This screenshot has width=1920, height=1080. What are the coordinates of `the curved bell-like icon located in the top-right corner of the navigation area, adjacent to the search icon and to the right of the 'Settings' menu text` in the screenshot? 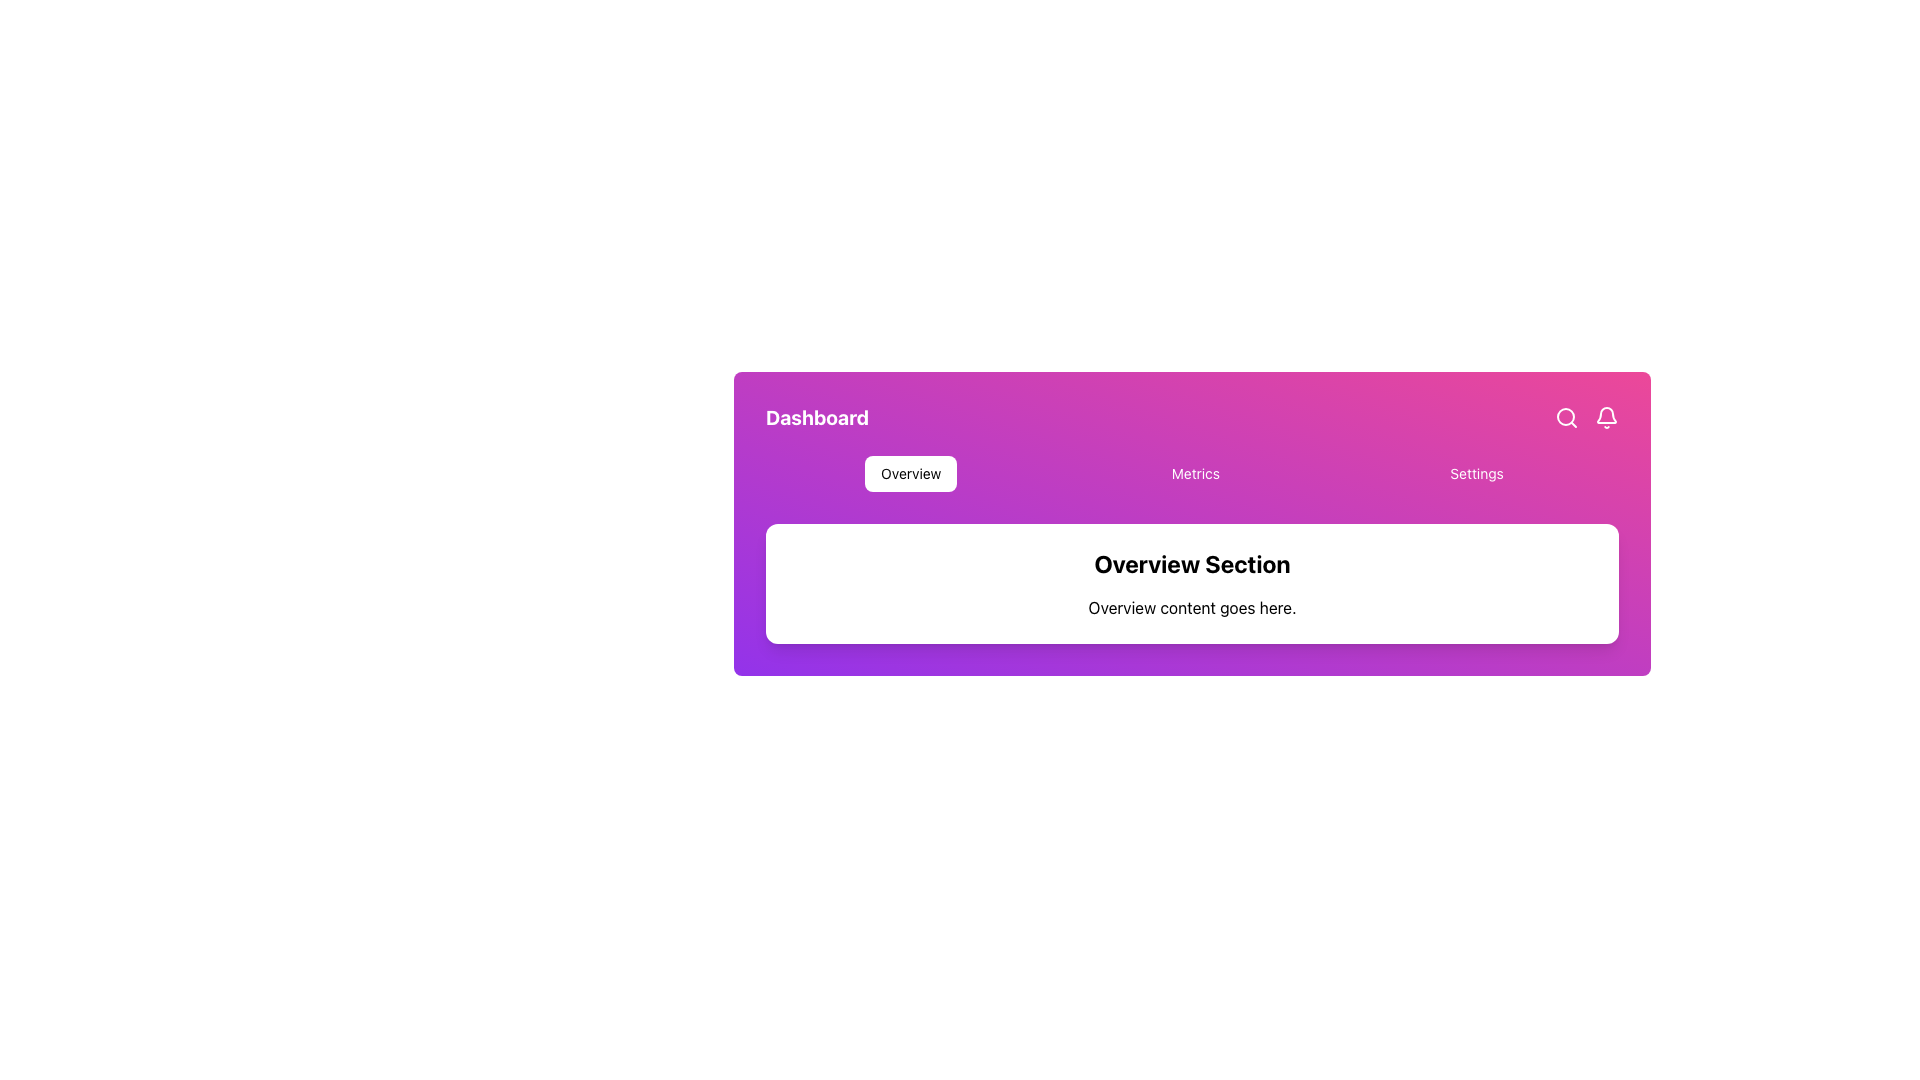 It's located at (1607, 414).